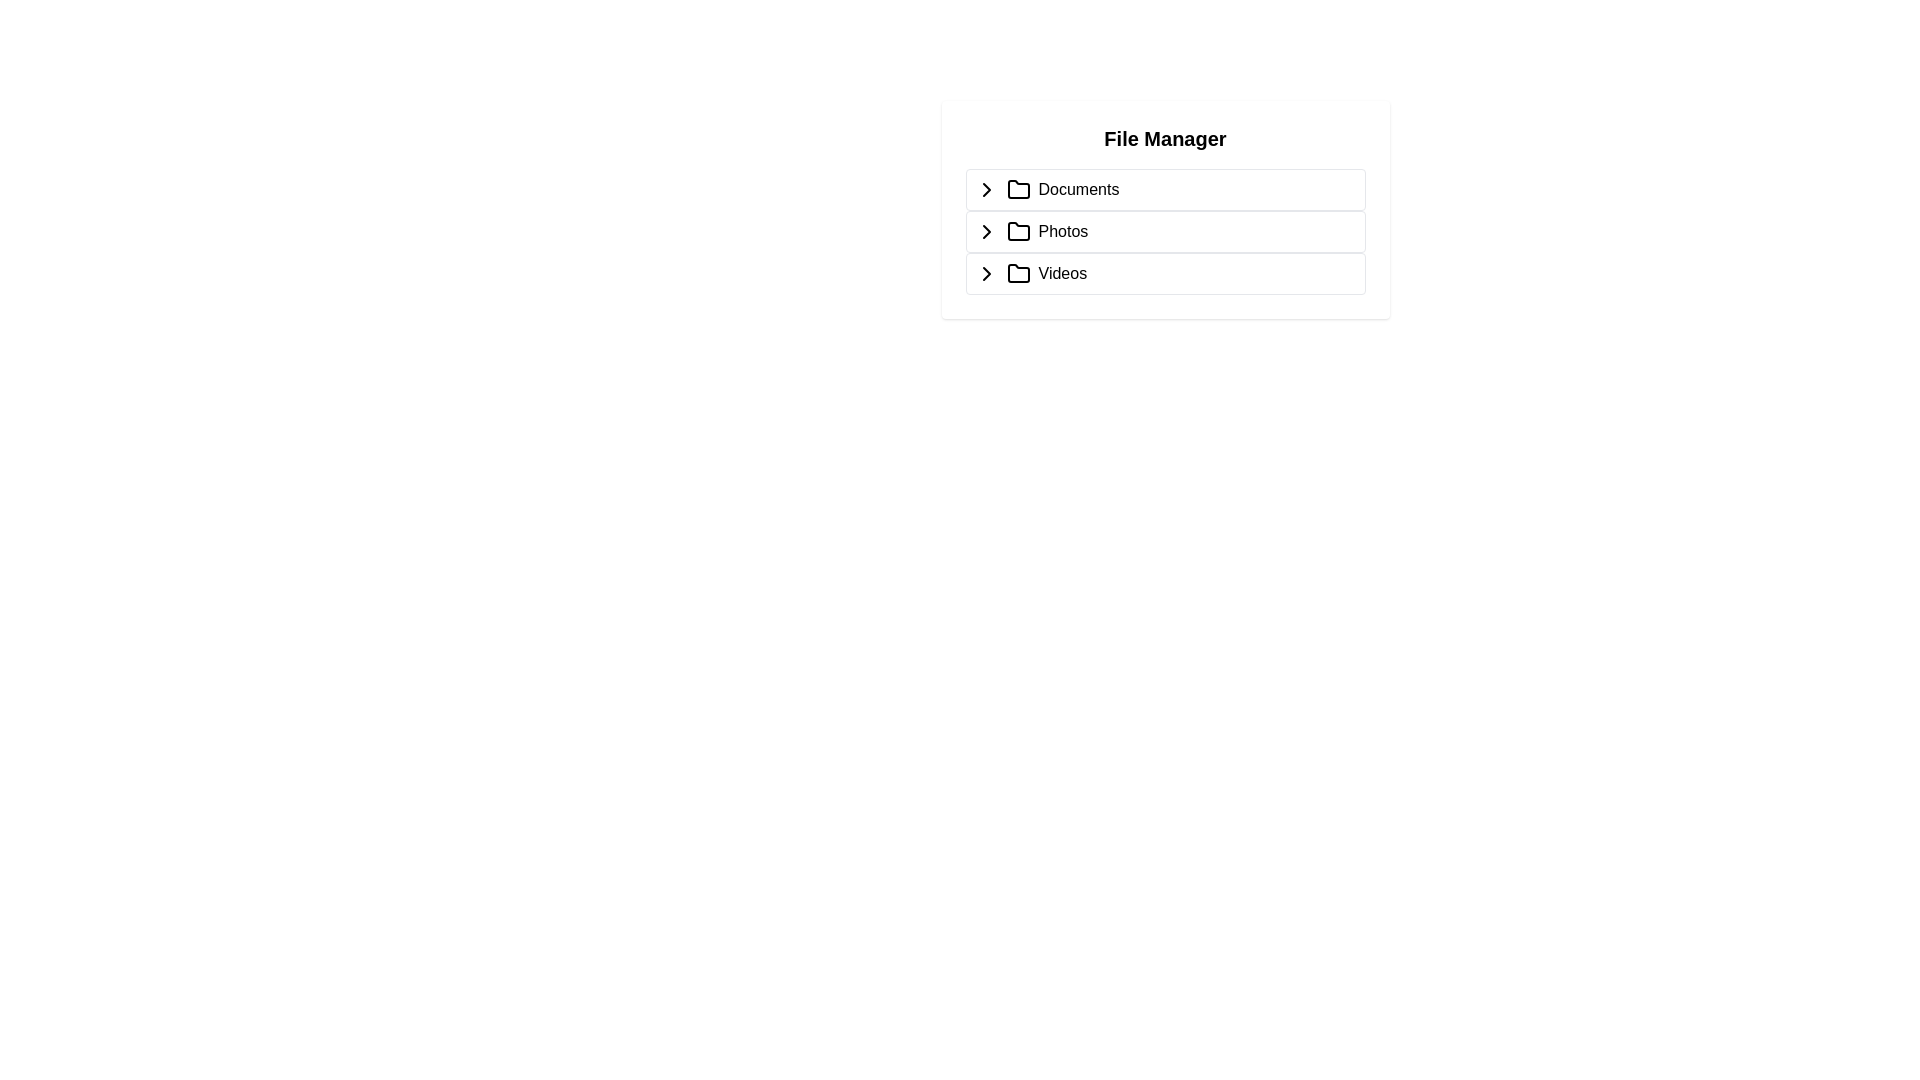 The image size is (1920, 1080). What do you see at coordinates (1061, 273) in the screenshot?
I see `the Text Label that identifies the 'Videos' directory, which is located to the right of a folder icon with a leftwards chevron icon` at bounding box center [1061, 273].